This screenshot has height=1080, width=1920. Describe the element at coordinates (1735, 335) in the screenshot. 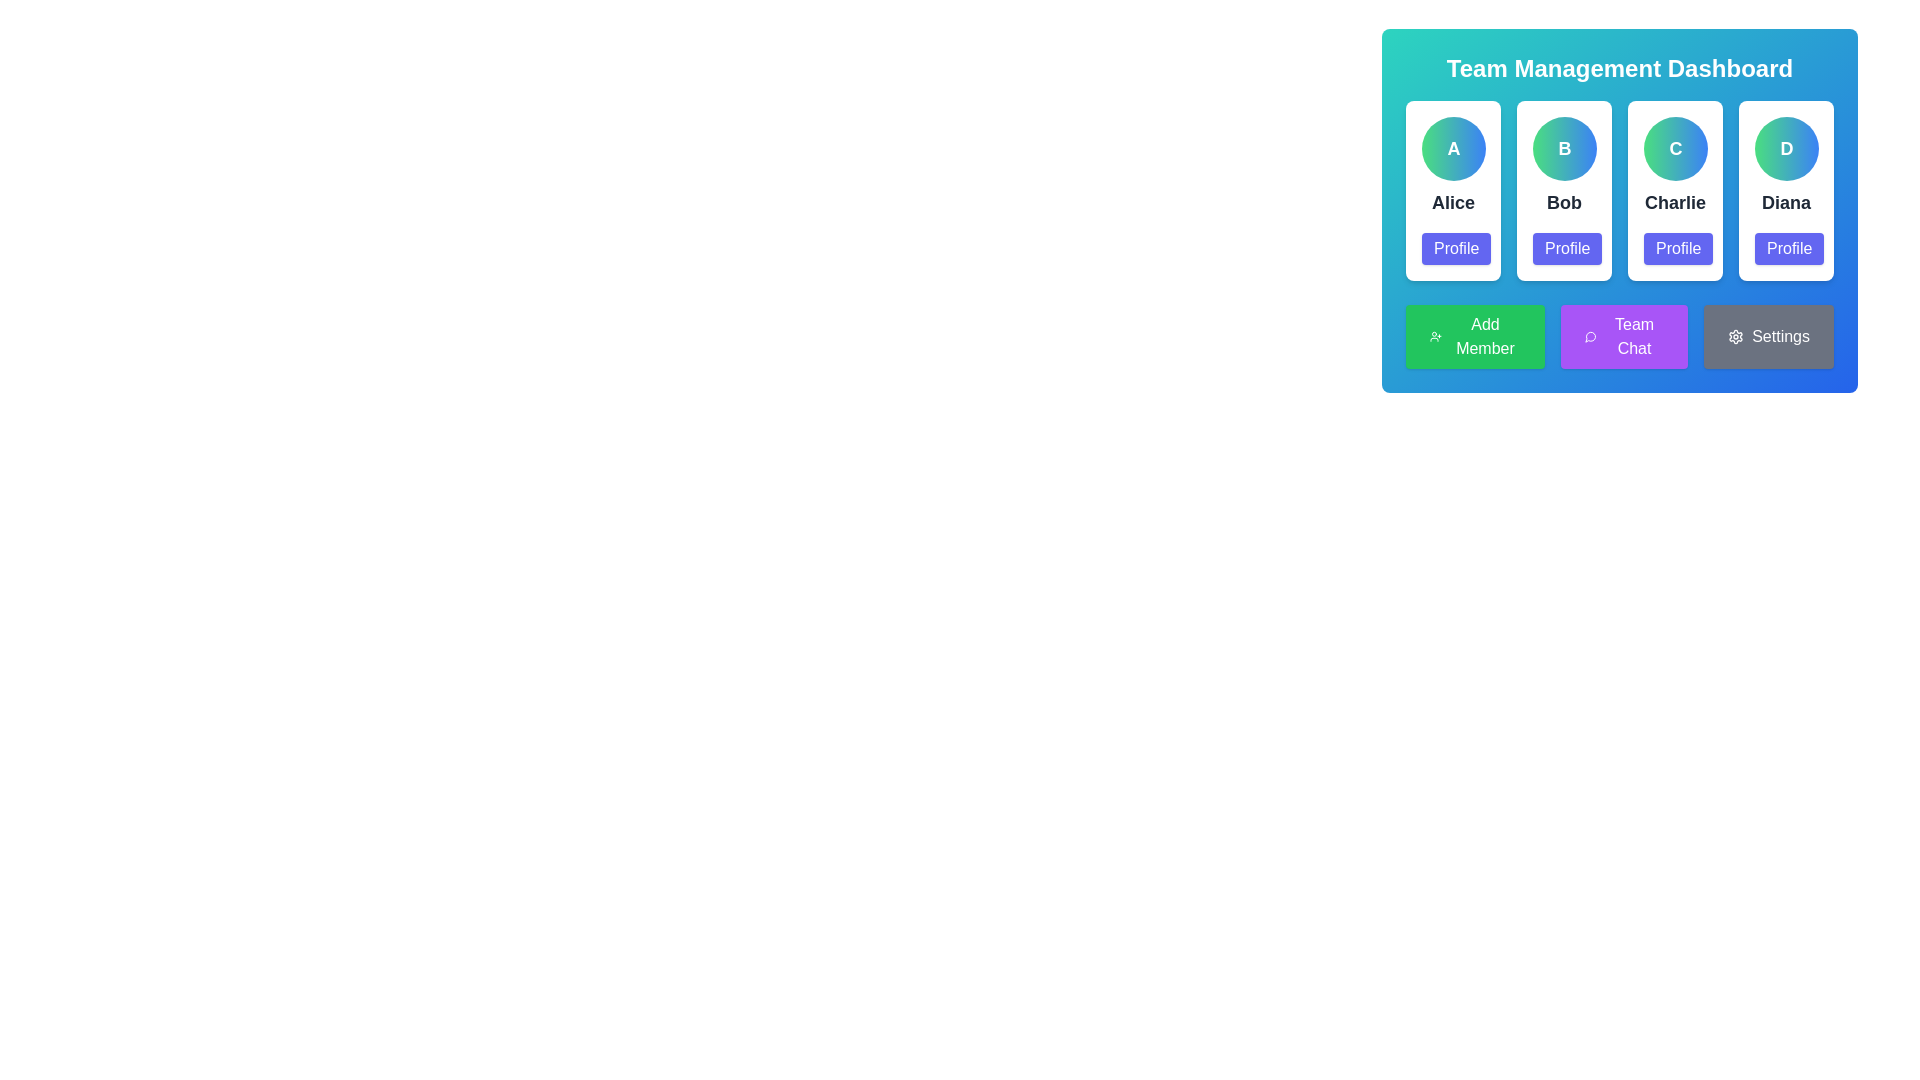

I see `the gear-shaped icon representing the settings option located in the bottom-right part of the dashboard interface` at that location.